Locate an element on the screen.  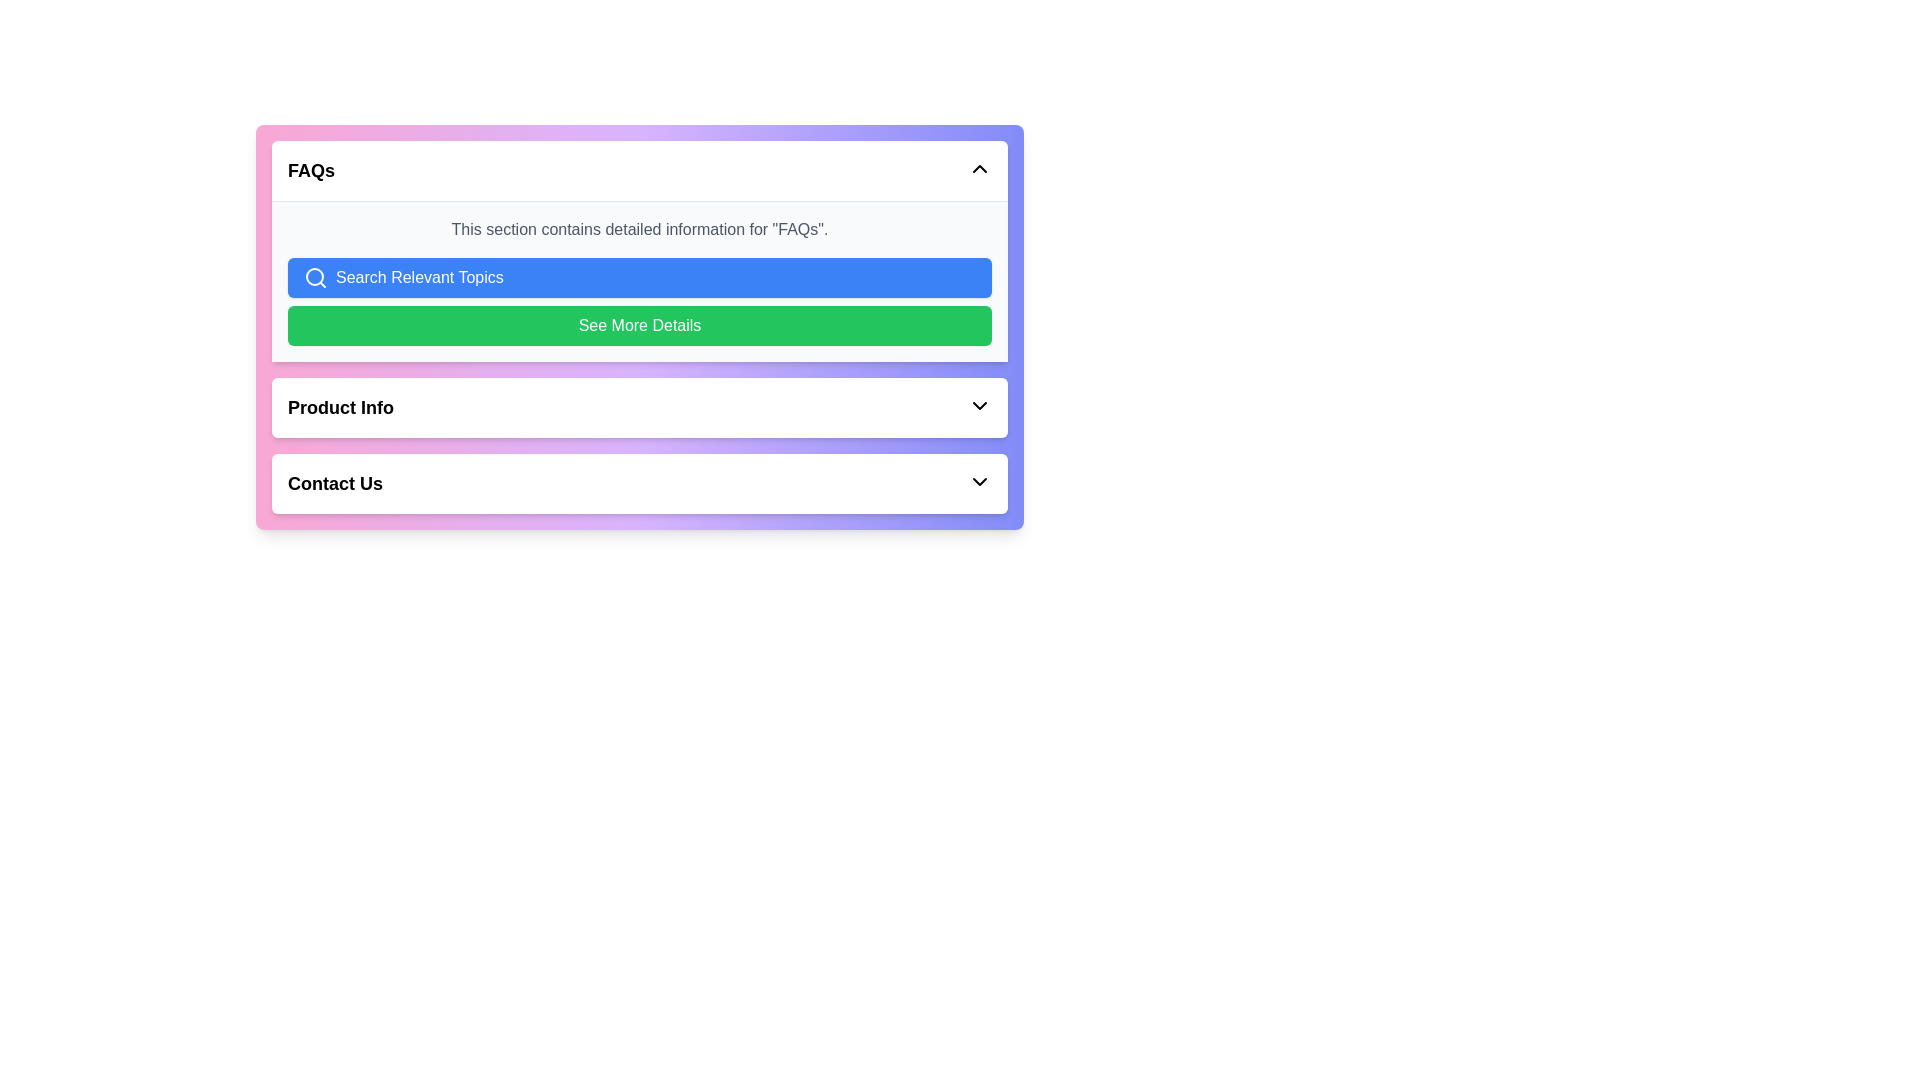
the text label displaying 'This section contains detailed information for "FAQs"' which is styled in a clear sans-serif font and located within a light gray background area is located at coordinates (638, 229).